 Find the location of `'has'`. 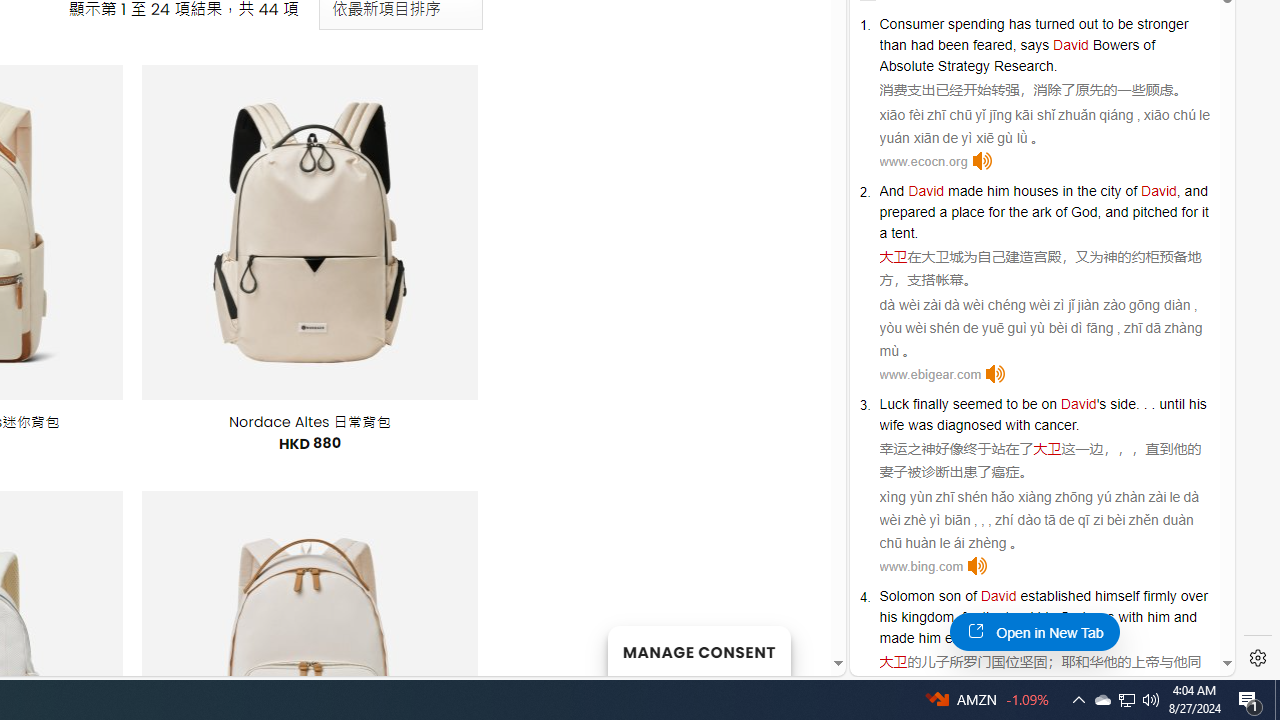

'has' is located at coordinates (1020, 23).